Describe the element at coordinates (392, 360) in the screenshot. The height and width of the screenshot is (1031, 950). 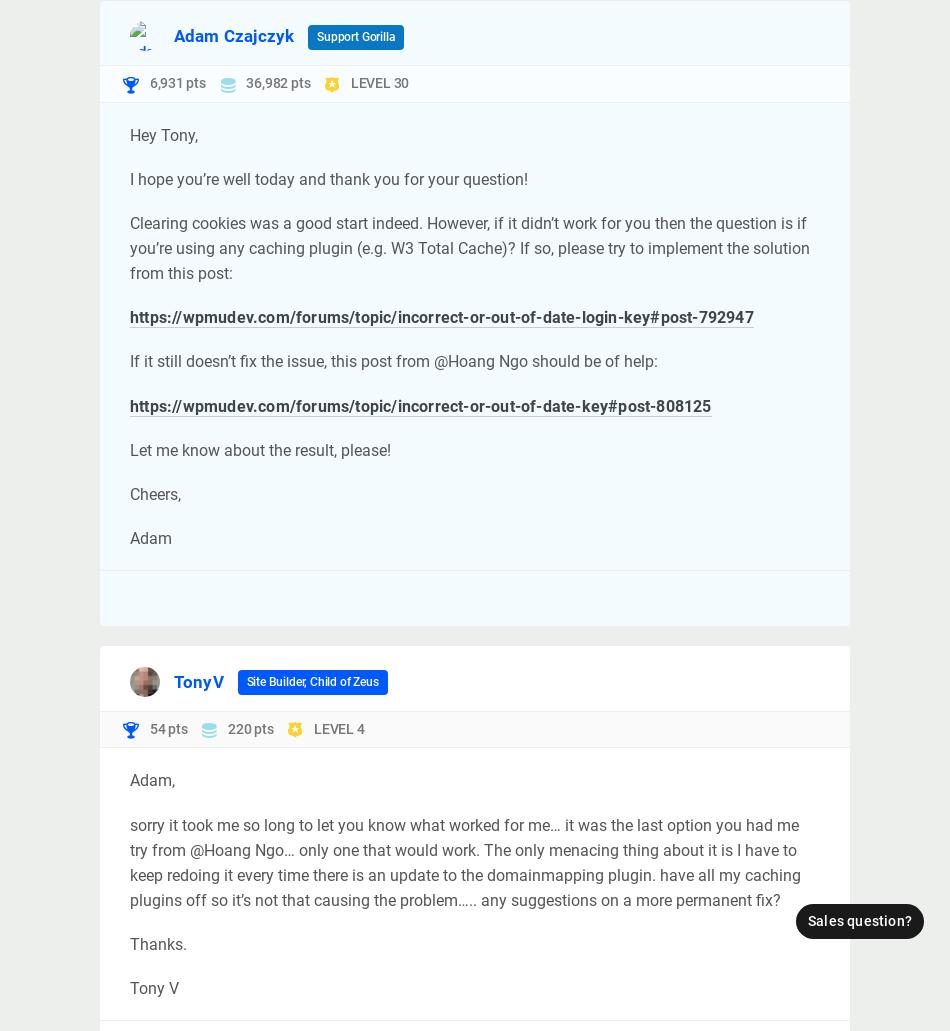
I see `'If it still doesn’t fix the issue, this post from @Hoang Ngo should be of help:'` at that location.